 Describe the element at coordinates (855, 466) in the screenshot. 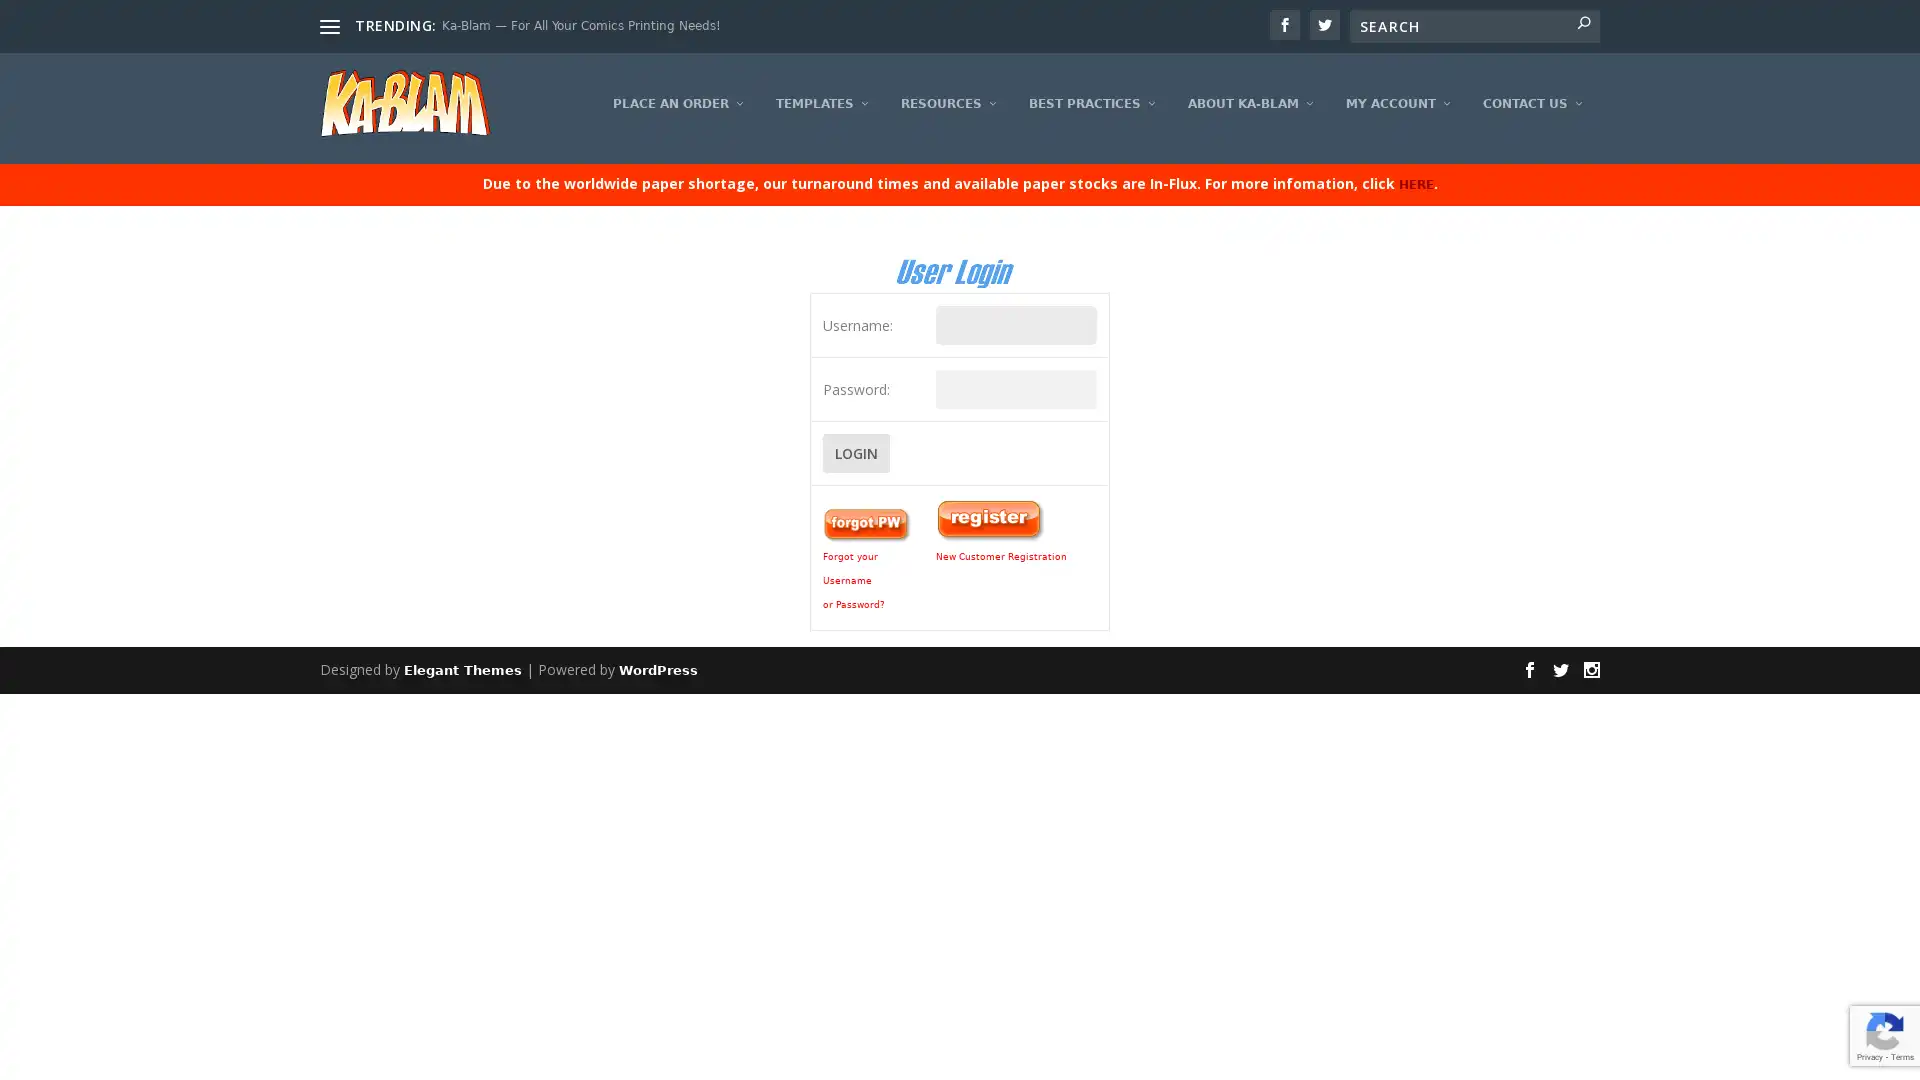

I see `LOGIN` at that location.